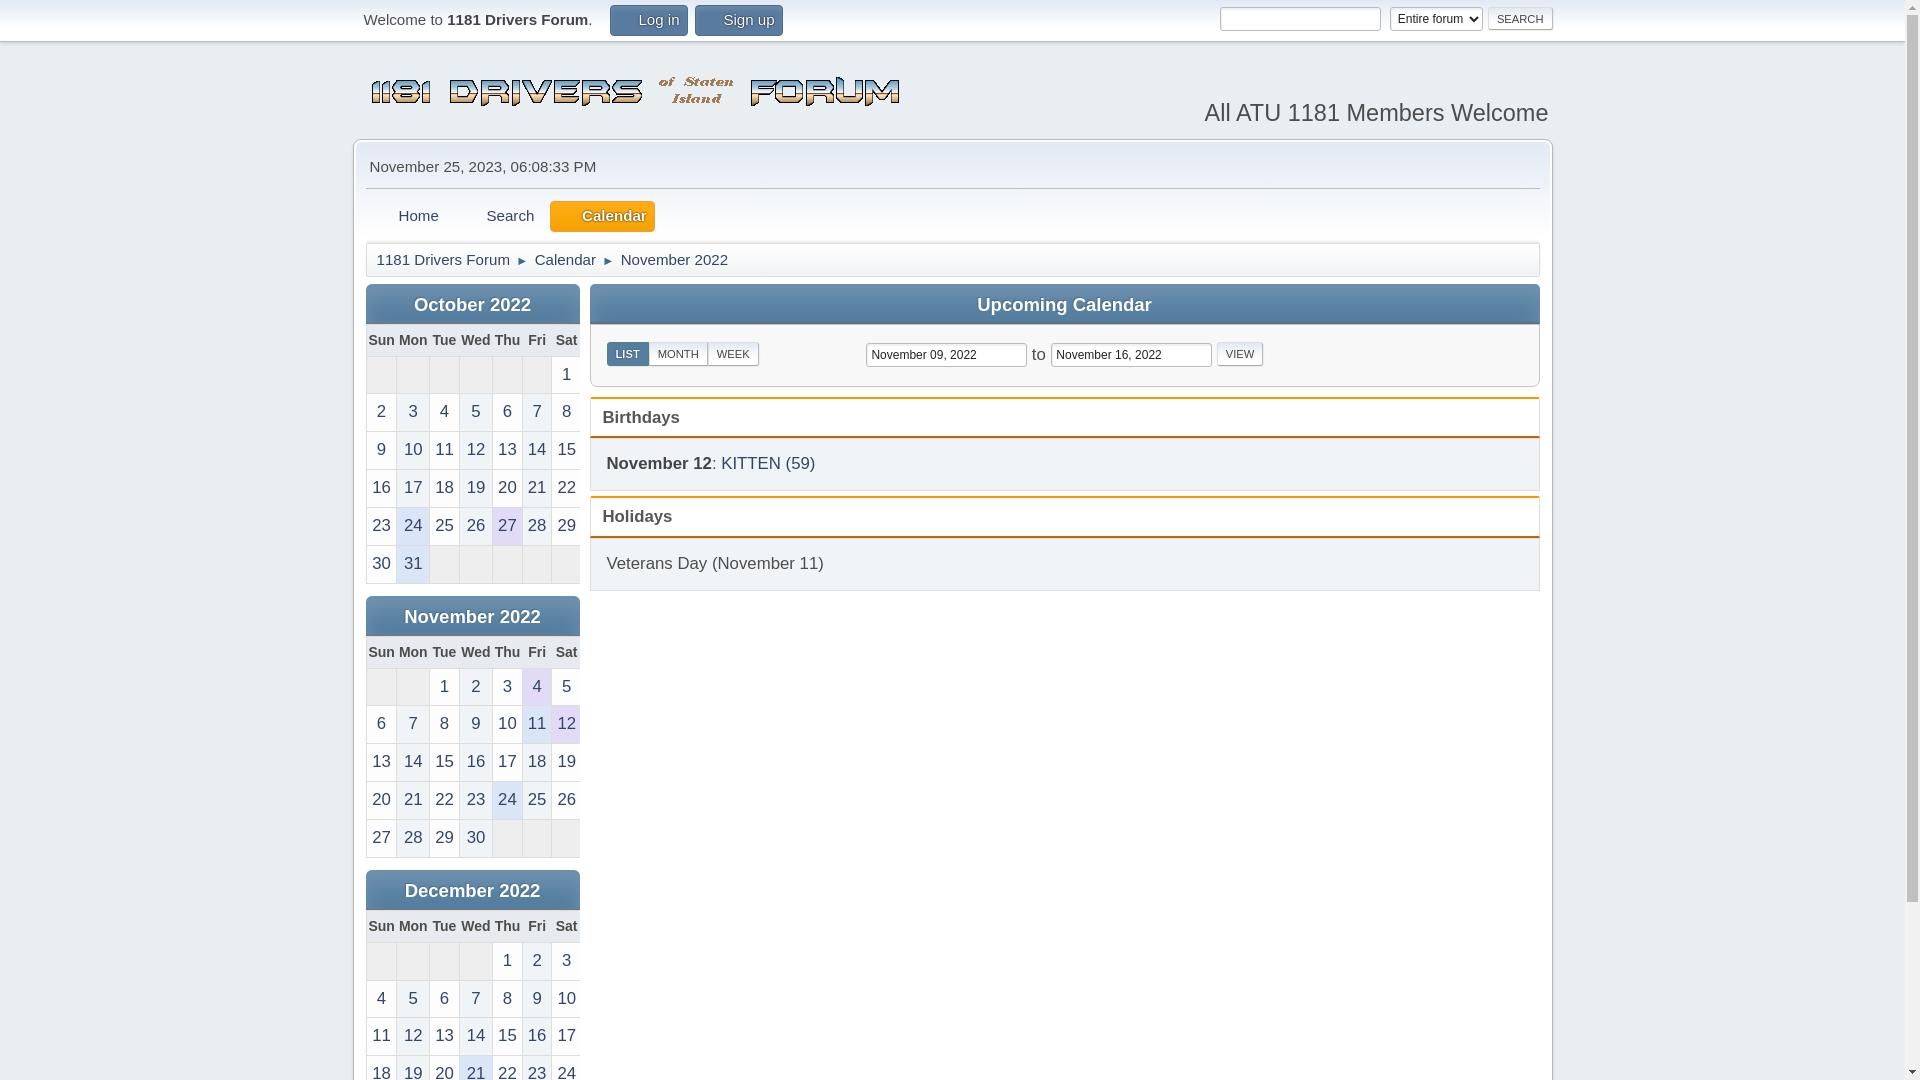 Image resolution: width=1920 pixels, height=1080 pixels. I want to click on '29', so click(552, 525).